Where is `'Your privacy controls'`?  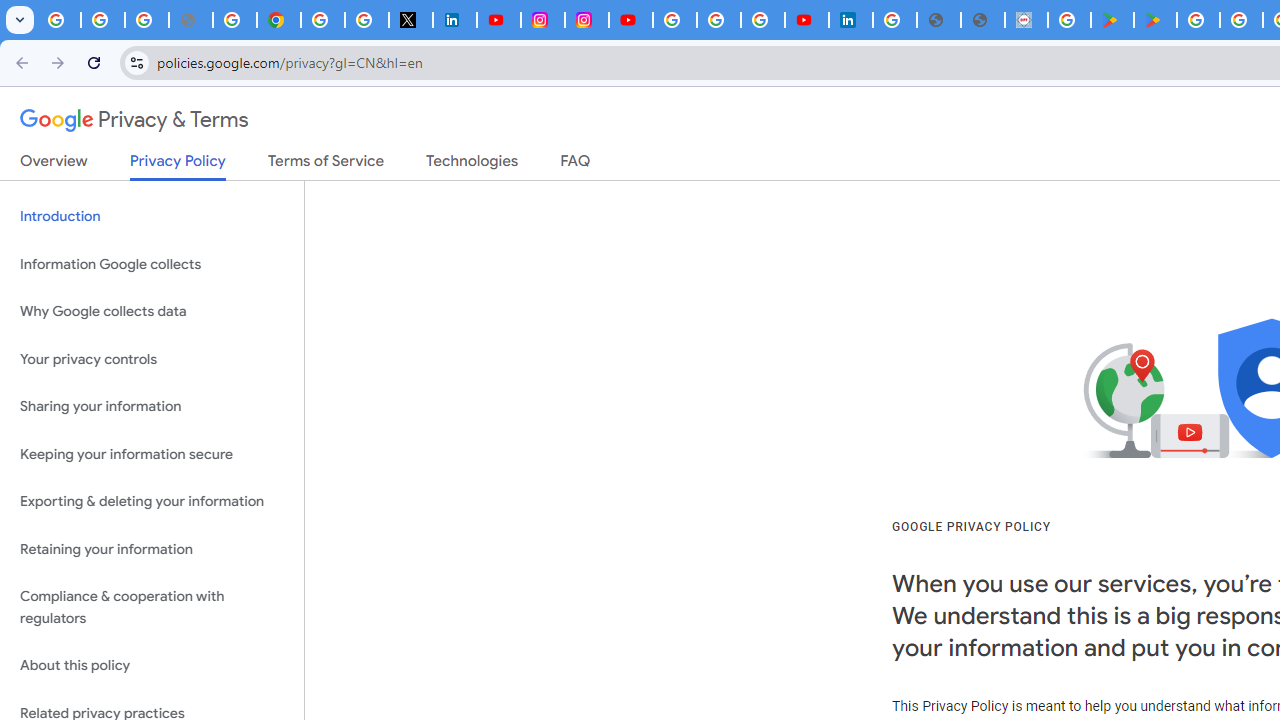 'Your privacy controls' is located at coordinates (151, 358).